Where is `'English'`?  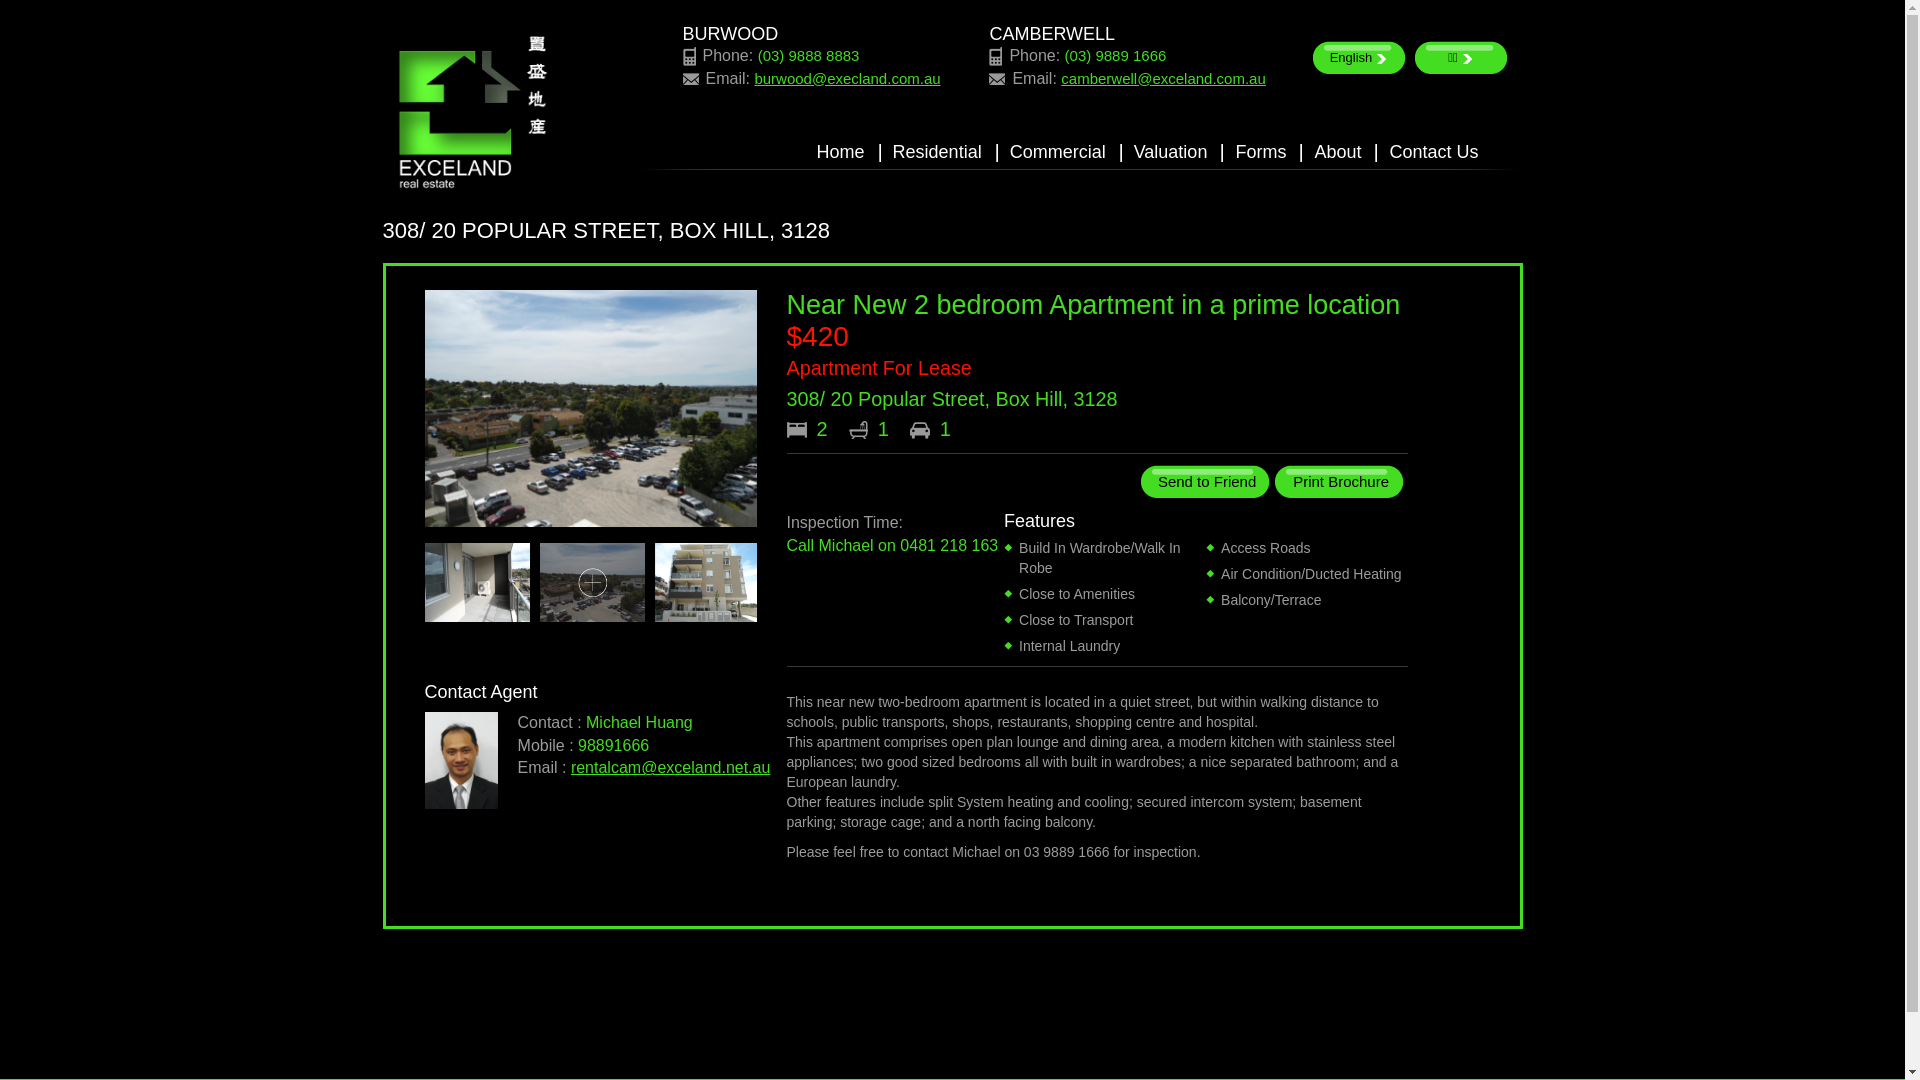
'English' is located at coordinates (1358, 56).